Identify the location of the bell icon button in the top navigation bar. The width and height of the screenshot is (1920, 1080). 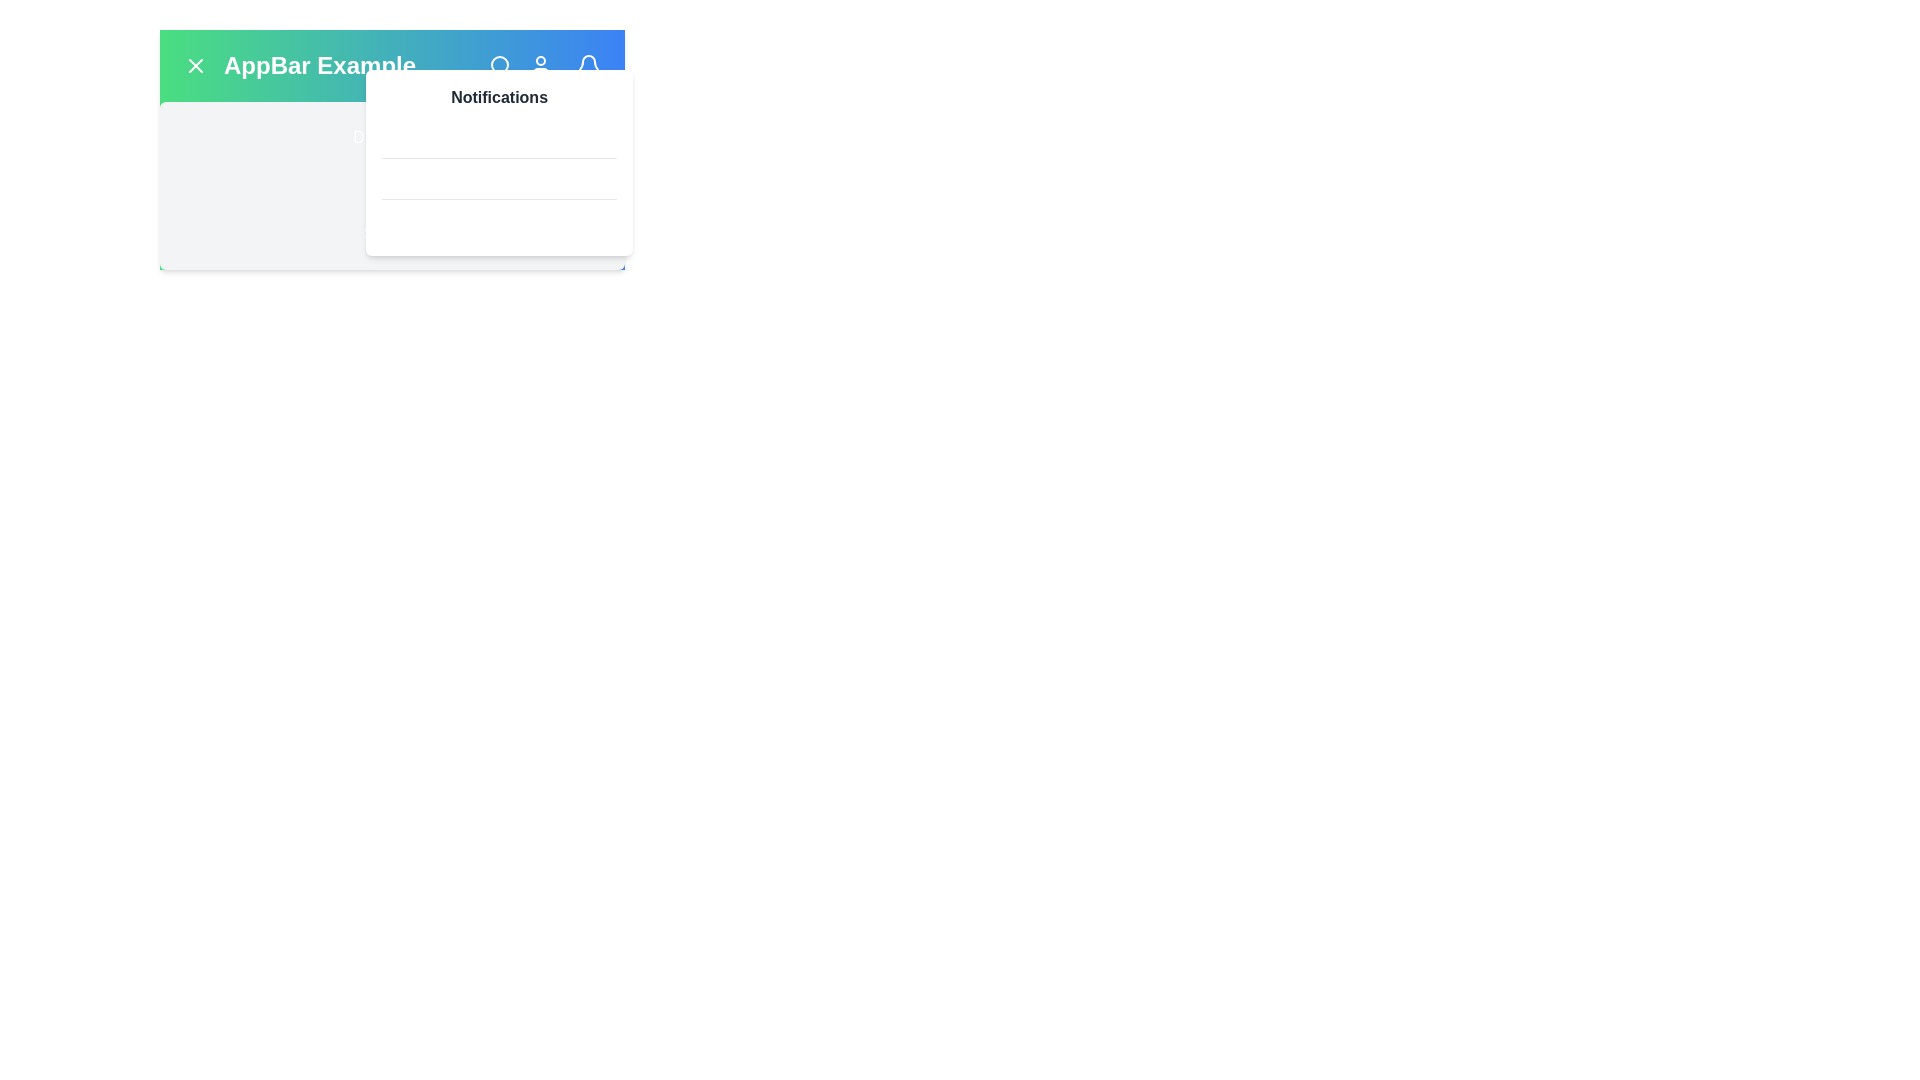
(588, 64).